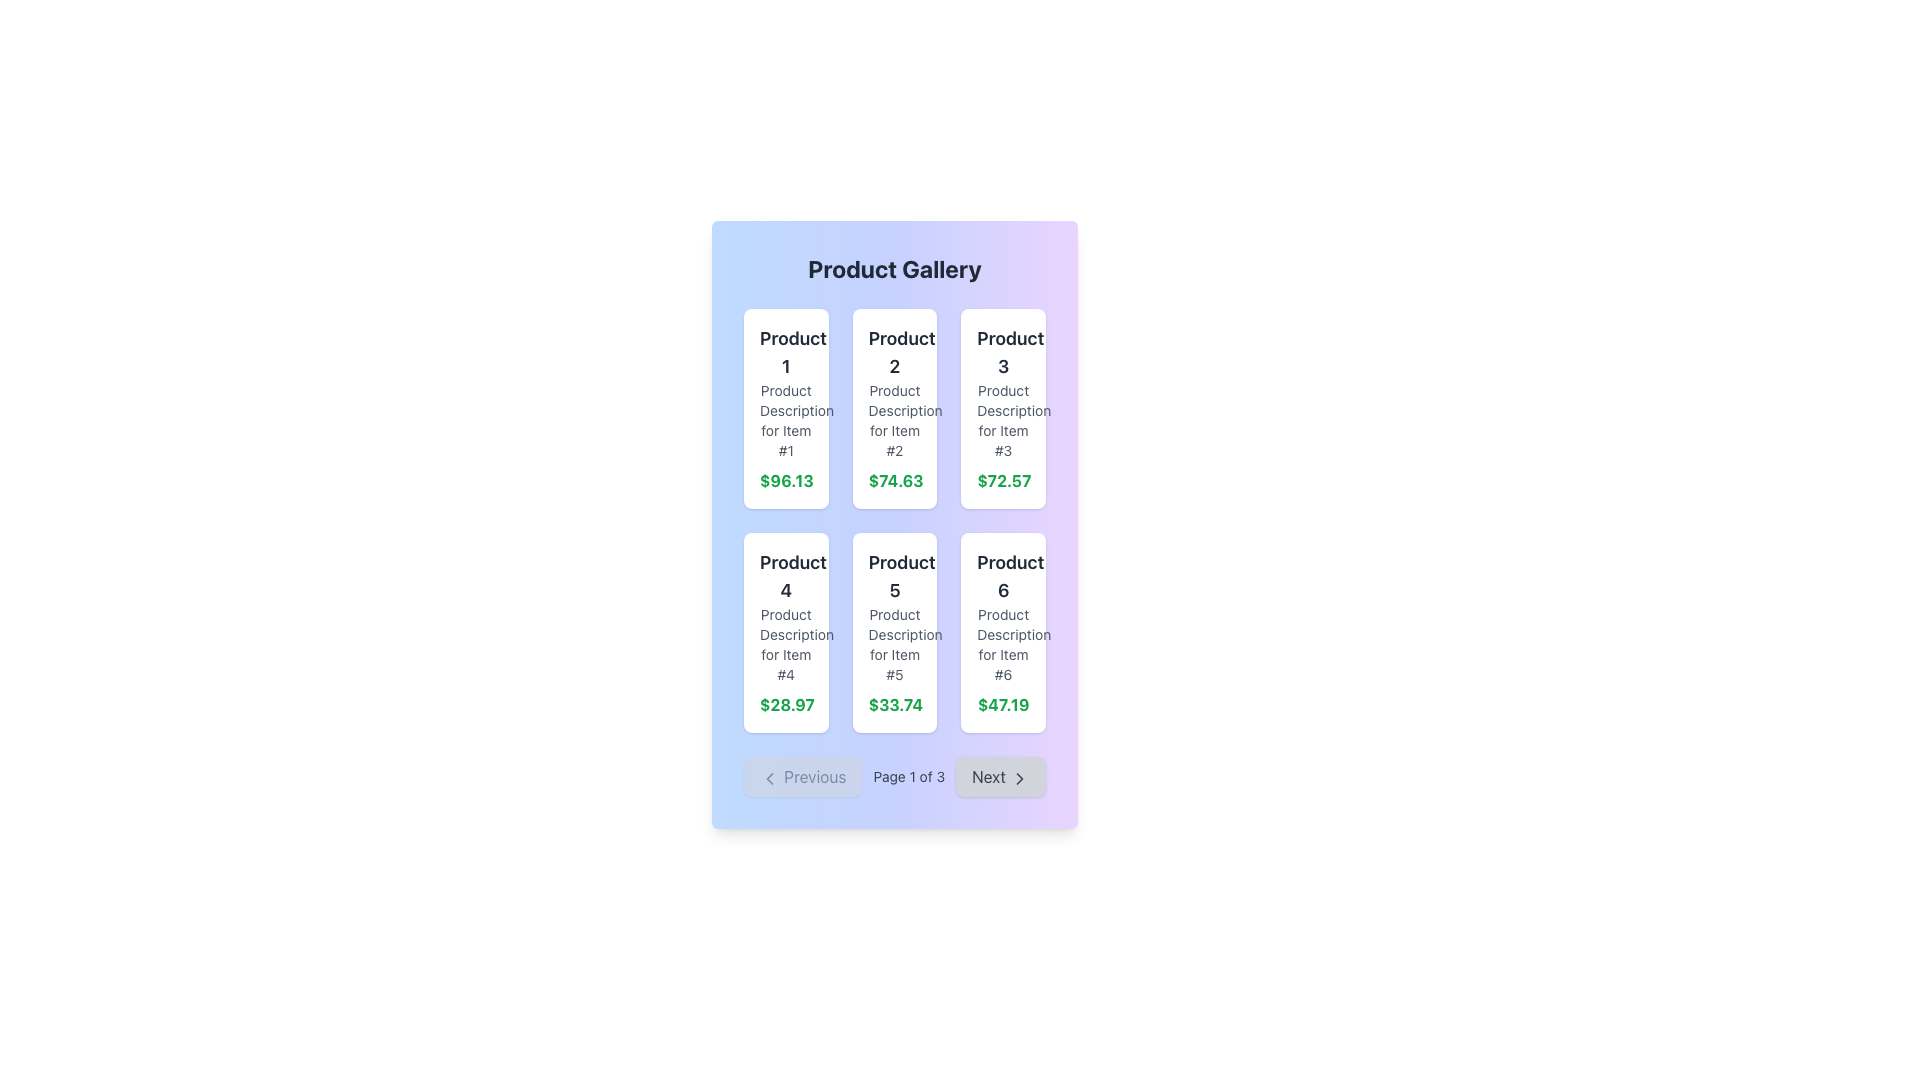 This screenshot has height=1080, width=1920. I want to click on the text label providing a descriptive summary for 'Product 5', which is located below the product title and above the price in the product card, so click(893, 644).